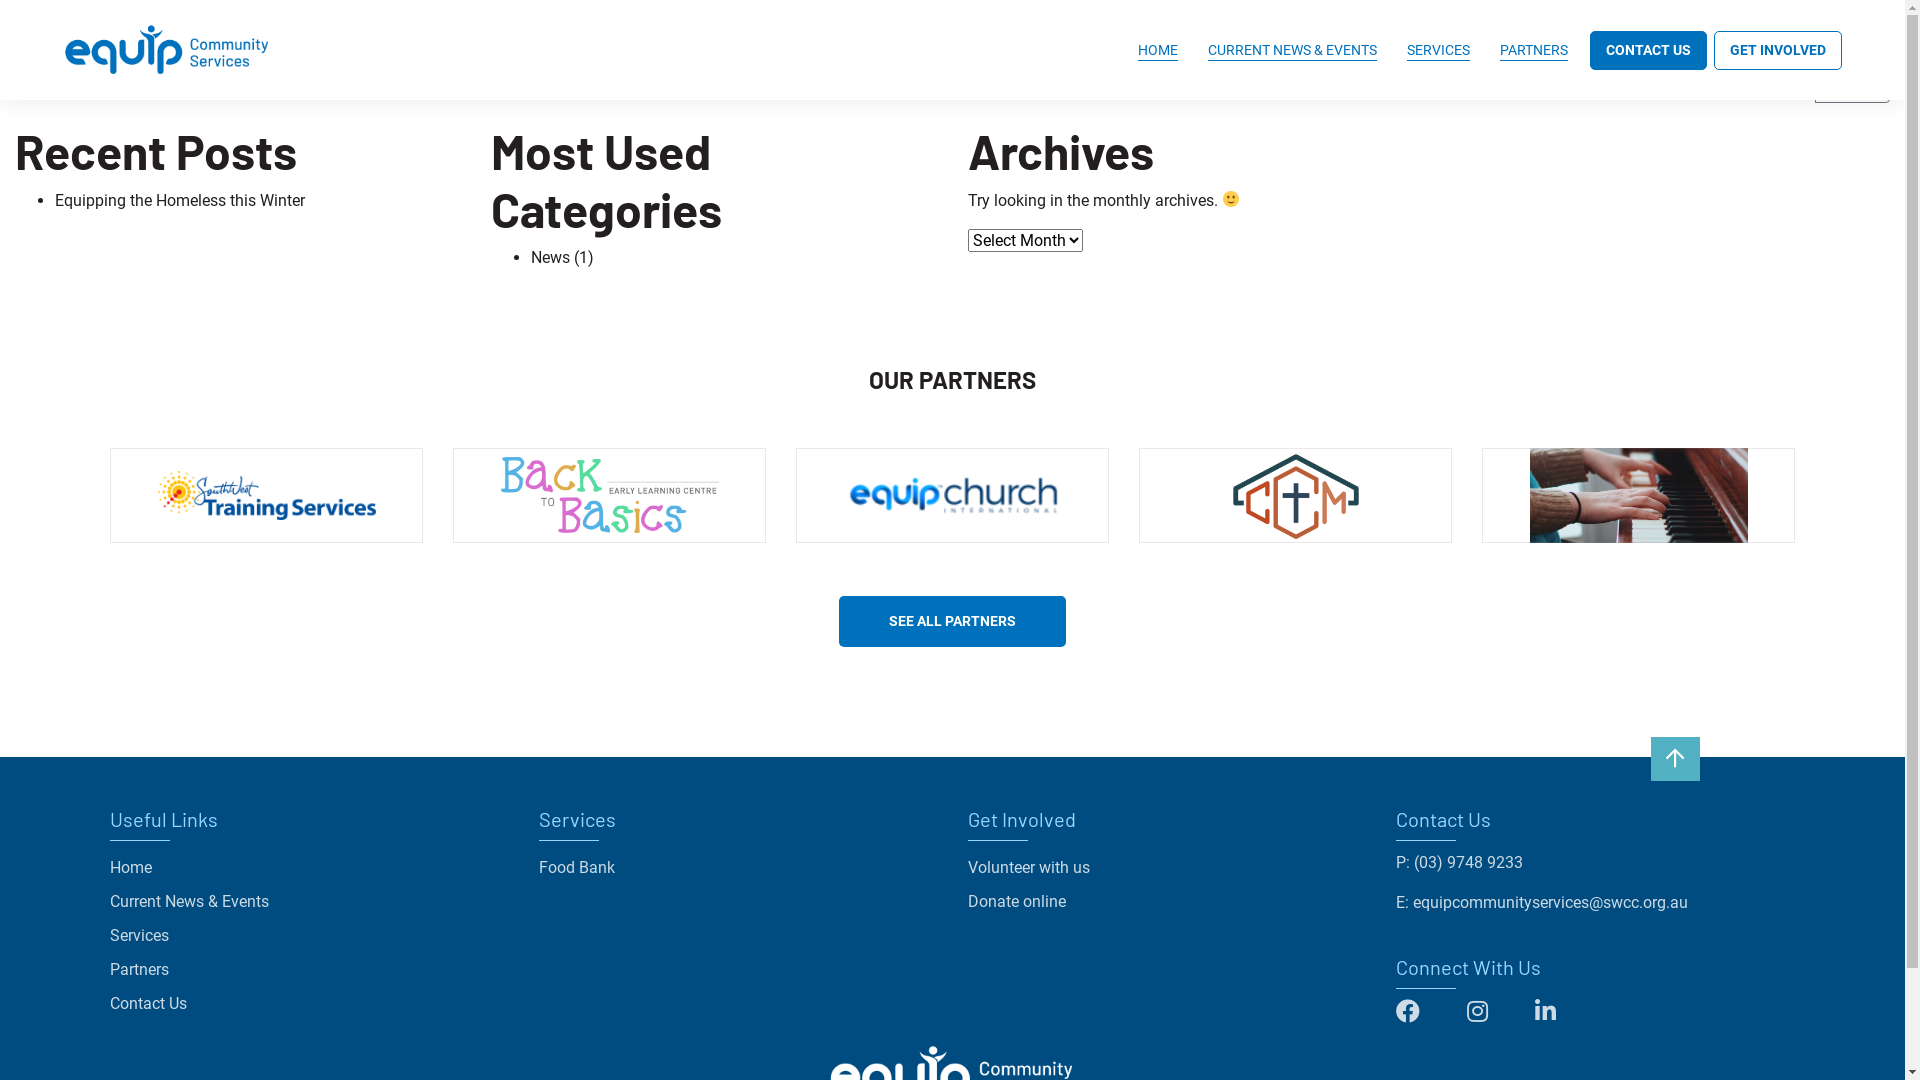 The height and width of the screenshot is (1080, 1920). What do you see at coordinates (1648, 48) in the screenshot?
I see `'CONTACT US'` at bounding box center [1648, 48].